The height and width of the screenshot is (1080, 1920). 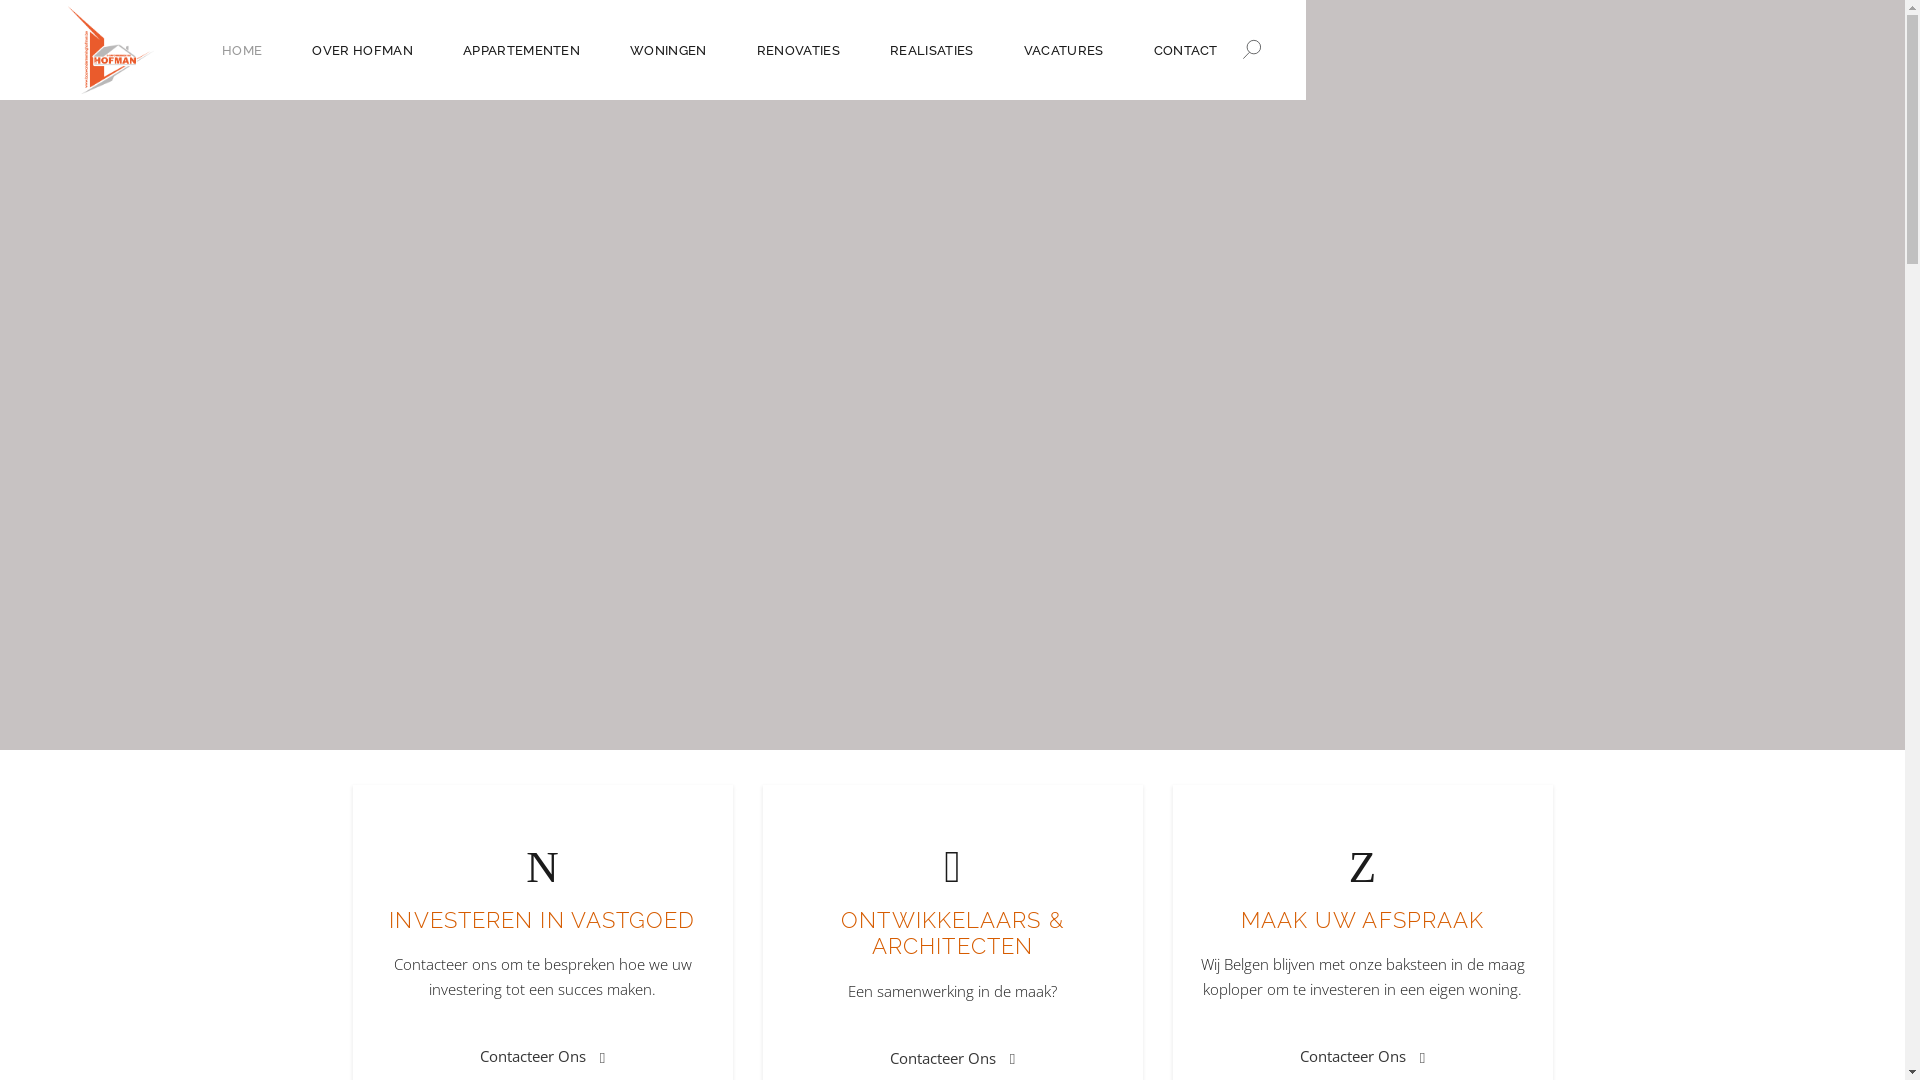 What do you see at coordinates (521, 48) in the screenshot?
I see `'APPARTEMENTEN'` at bounding box center [521, 48].